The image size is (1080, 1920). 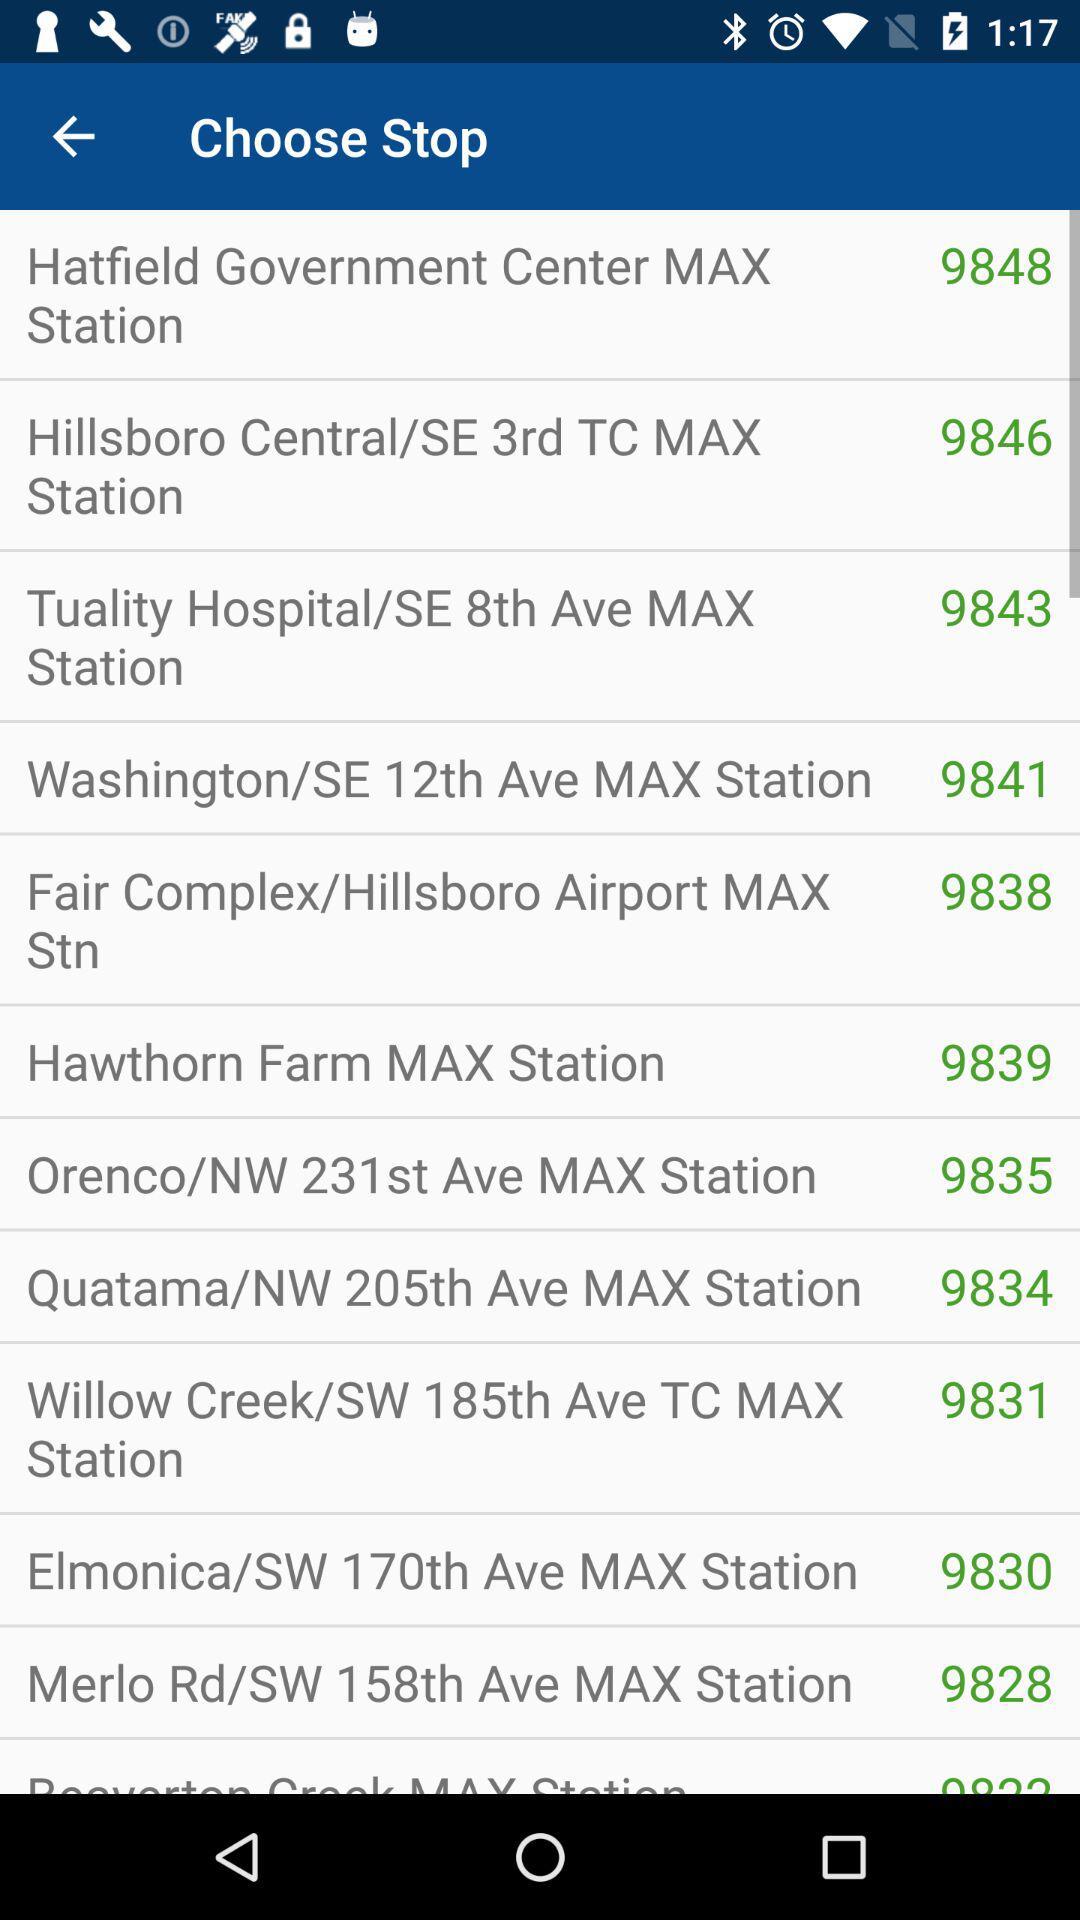 I want to click on the icon above washington se 12th item, so click(x=996, y=605).